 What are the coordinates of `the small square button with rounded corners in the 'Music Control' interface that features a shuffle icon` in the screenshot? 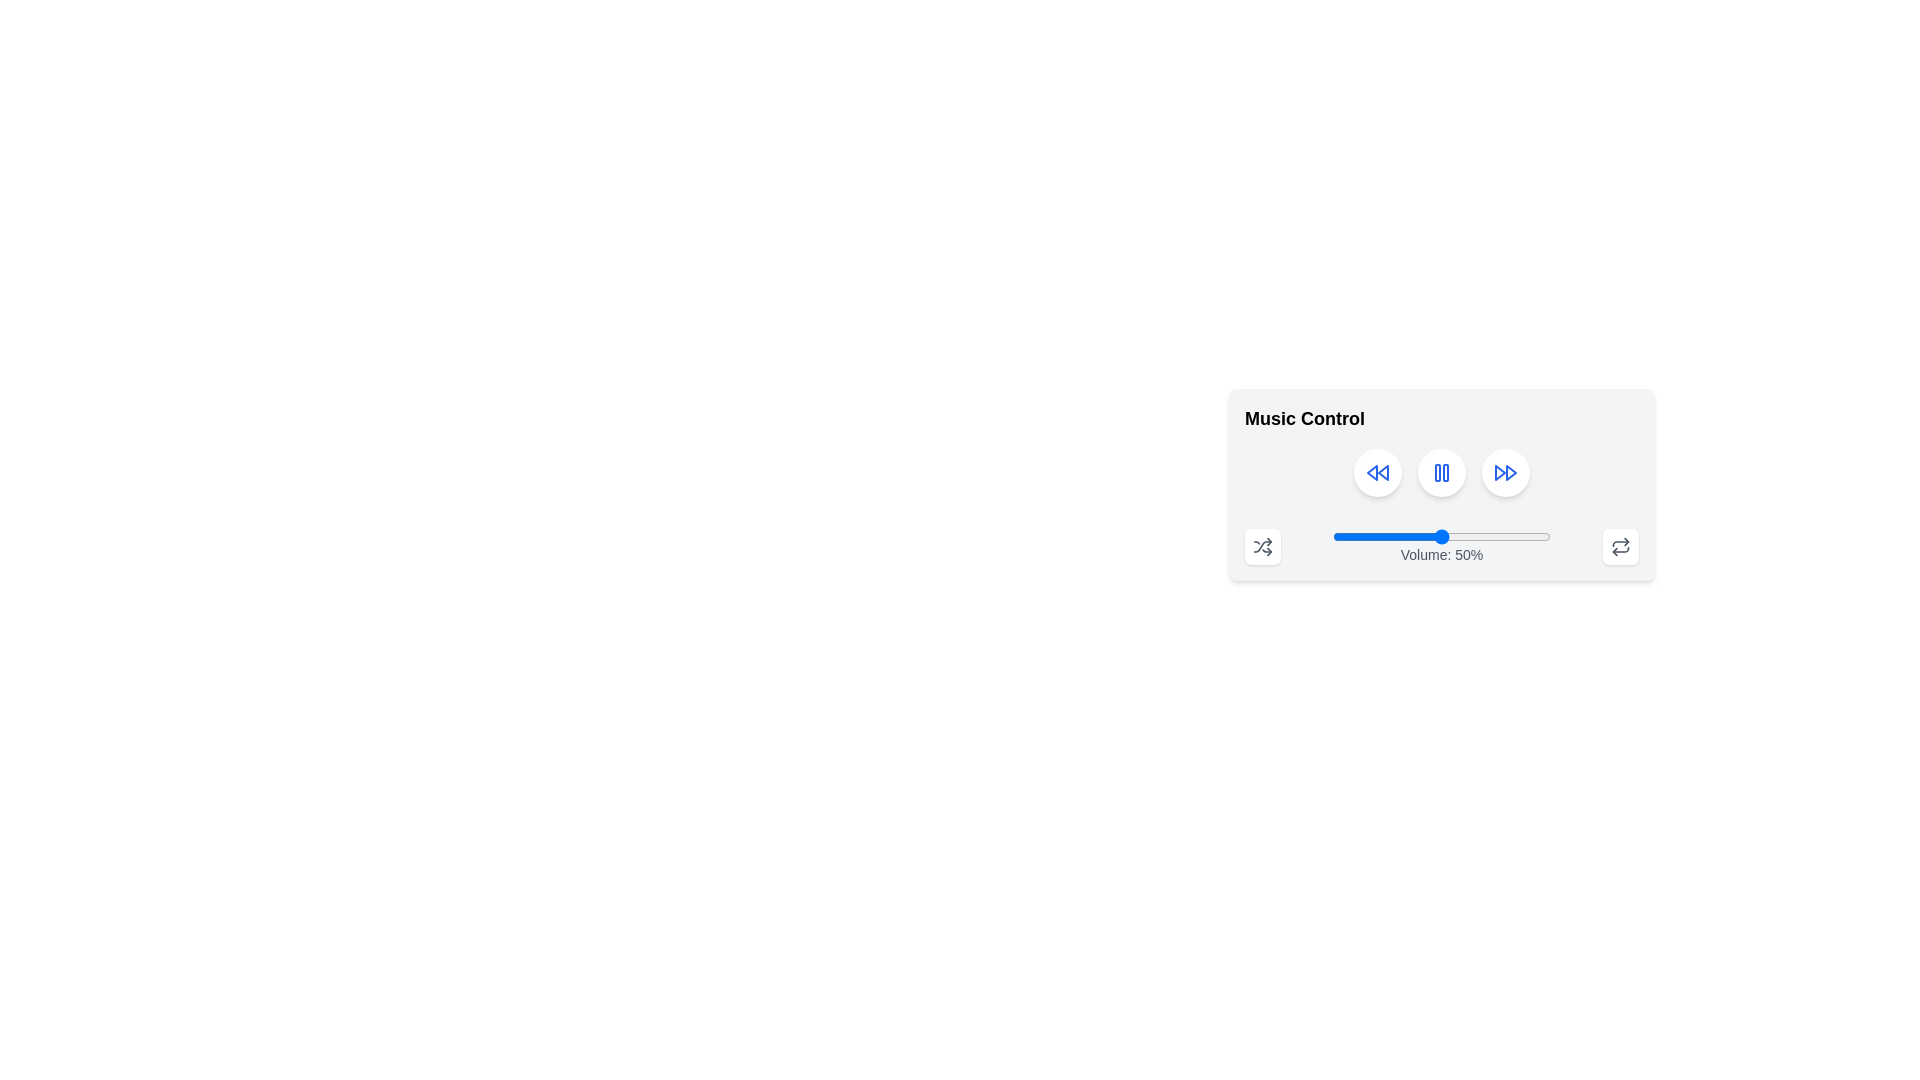 It's located at (1261, 547).